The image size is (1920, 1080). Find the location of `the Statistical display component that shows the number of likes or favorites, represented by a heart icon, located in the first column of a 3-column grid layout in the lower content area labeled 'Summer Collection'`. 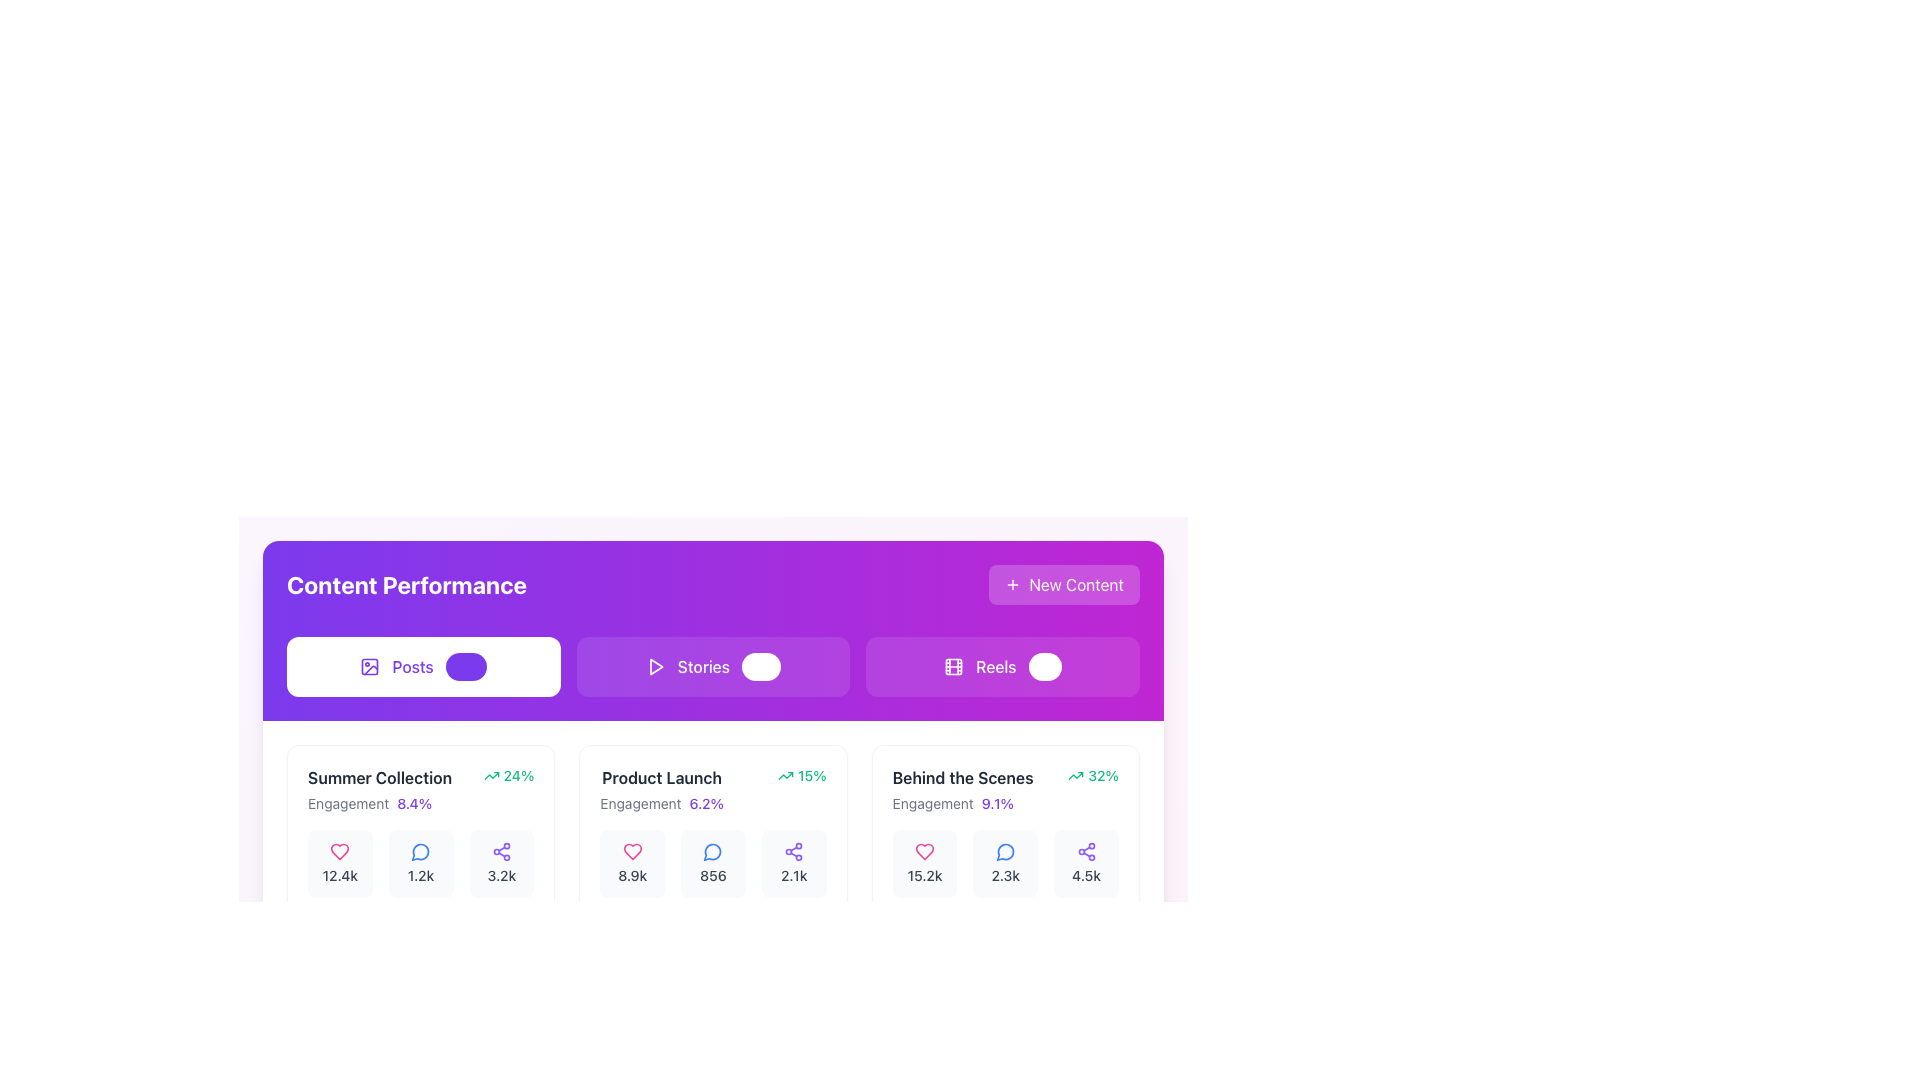

the Statistical display component that shows the number of likes or favorites, represented by a heart icon, located in the first column of a 3-column grid layout in the lower content area labeled 'Summer Collection' is located at coordinates (340, 863).